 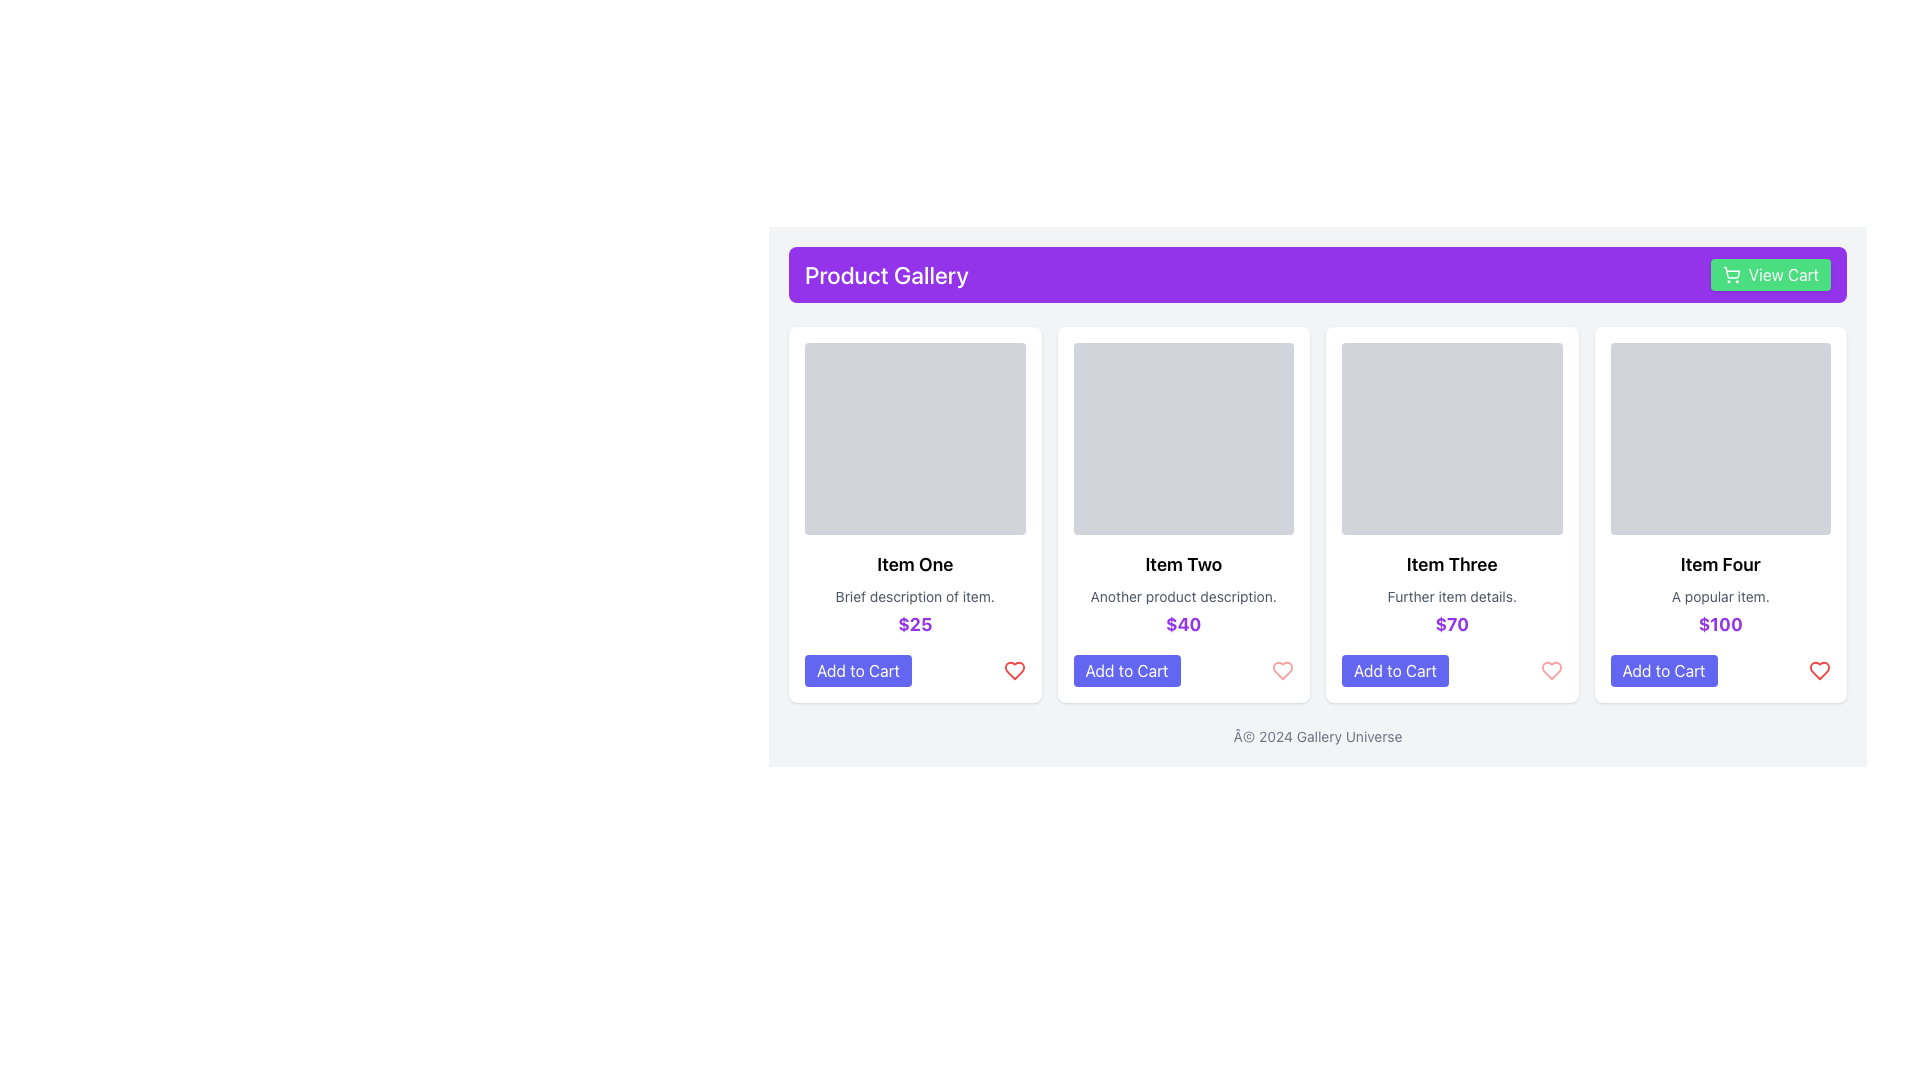 I want to click on the heart icon located at the bottom-right corner of the 'Item Two' card in the product gallery, so click(x=1282, y=671).